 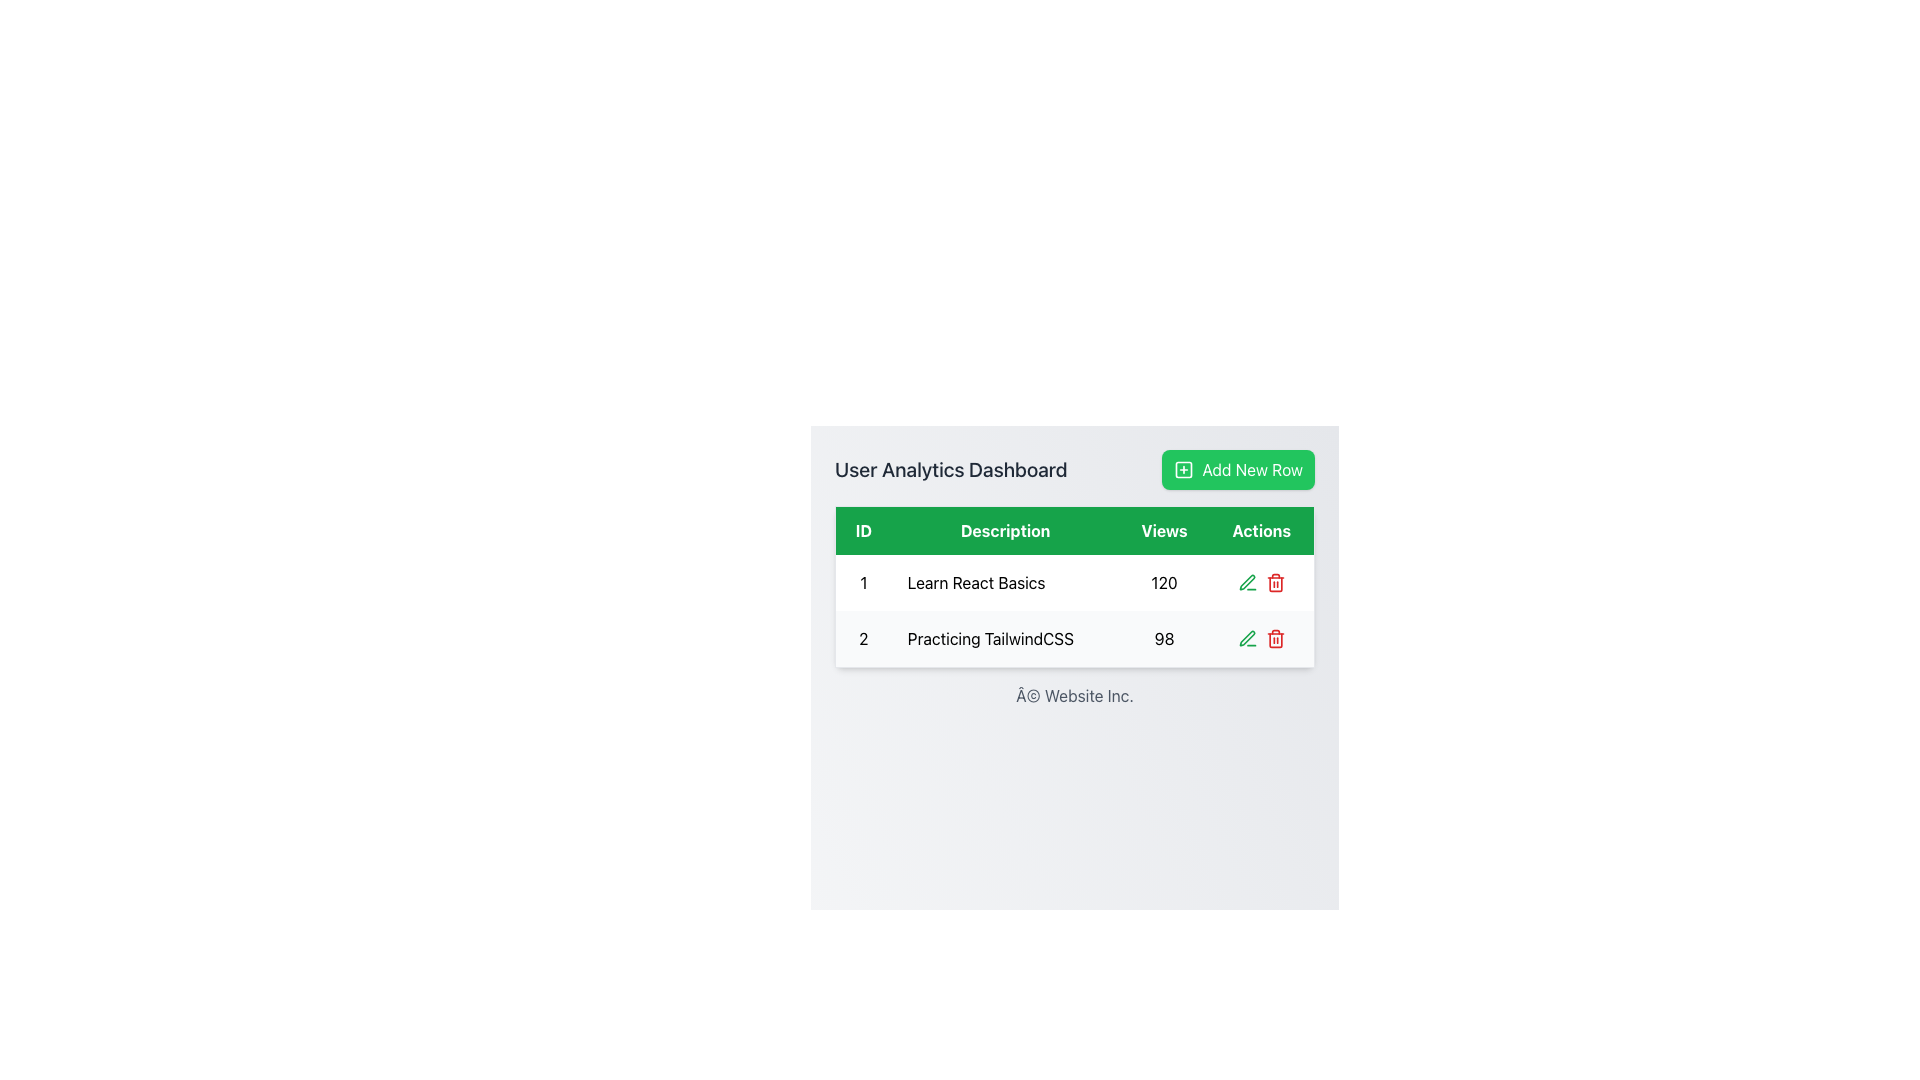 What do you see at coordinates (1237, 470) in the screenshot?
I see `the rounded-green 'Add New Row' button located on the right side of the header section of the 'User Analytics Dashboard'` at bounding box center [1237, 470].